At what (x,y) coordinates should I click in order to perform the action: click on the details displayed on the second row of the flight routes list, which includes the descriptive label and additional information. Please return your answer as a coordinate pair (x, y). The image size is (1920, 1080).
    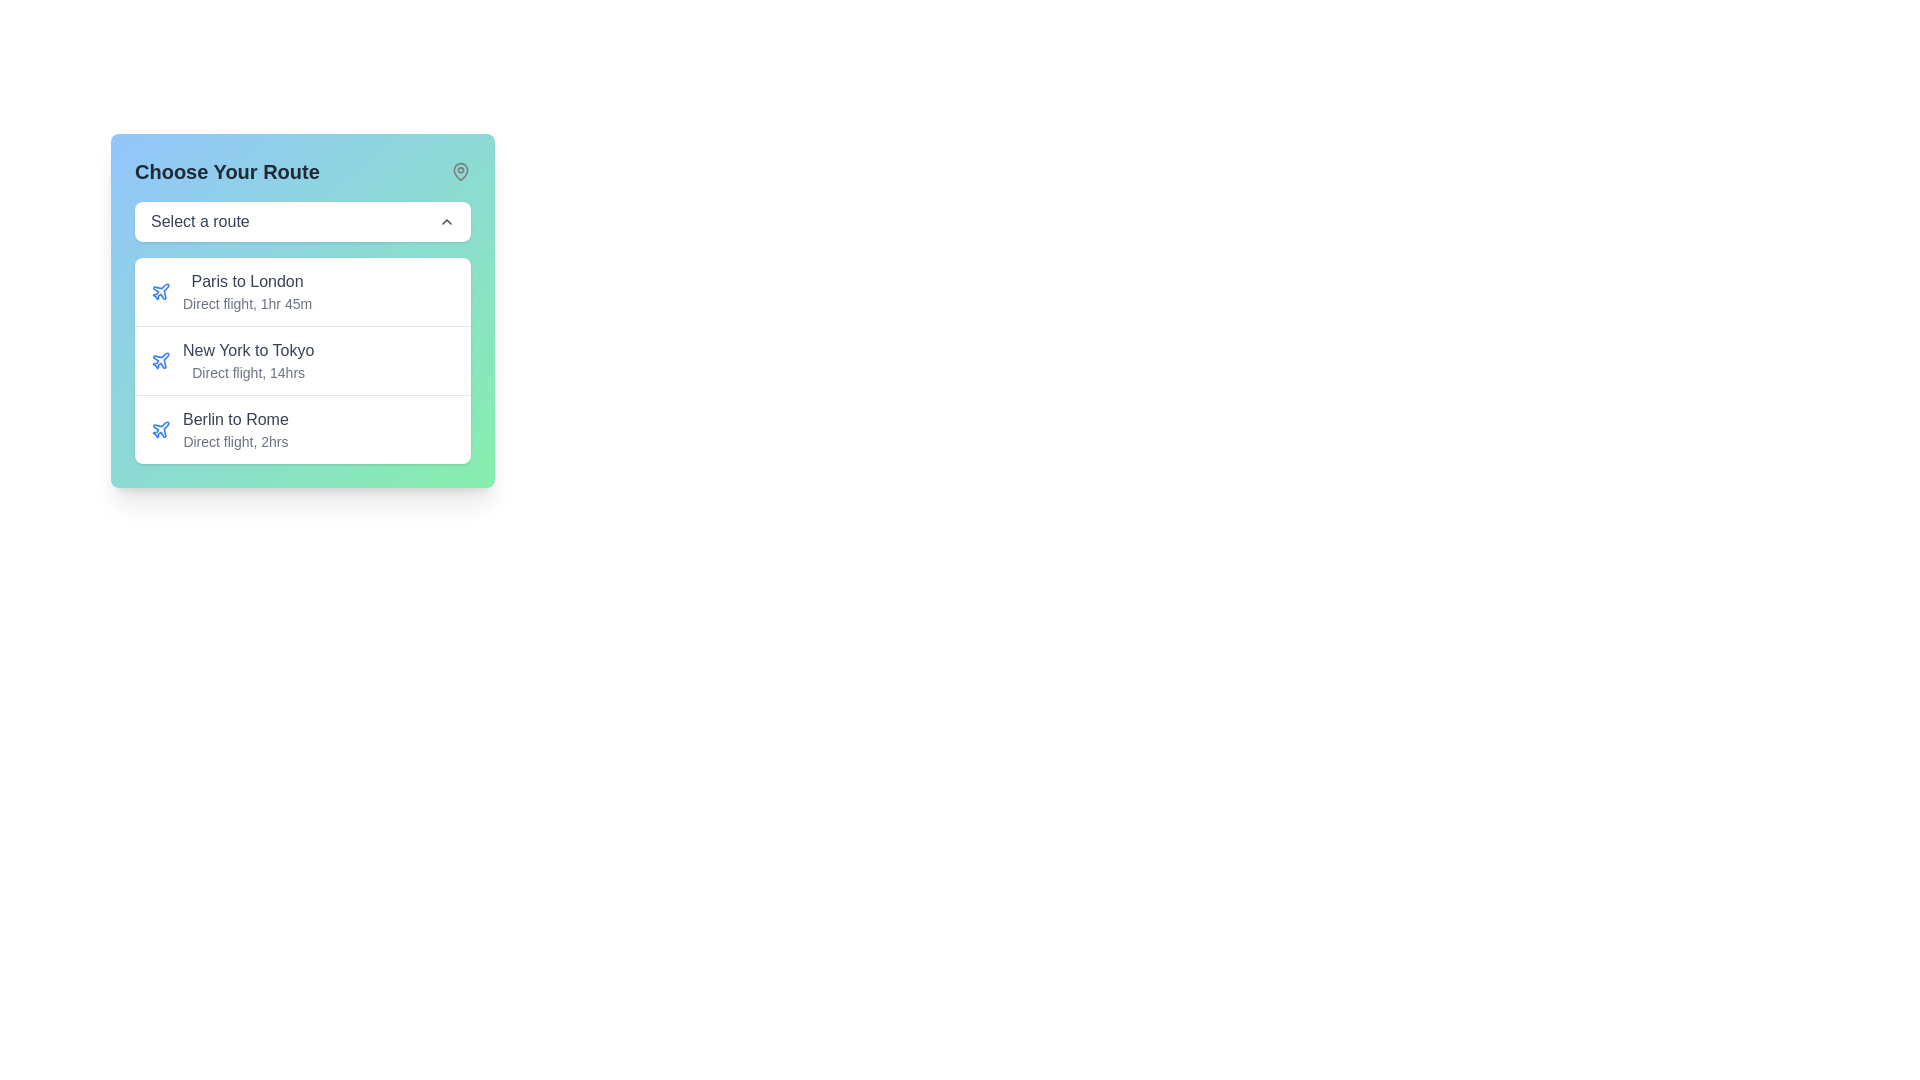
    Looking at the image, I should click on (301, 361).